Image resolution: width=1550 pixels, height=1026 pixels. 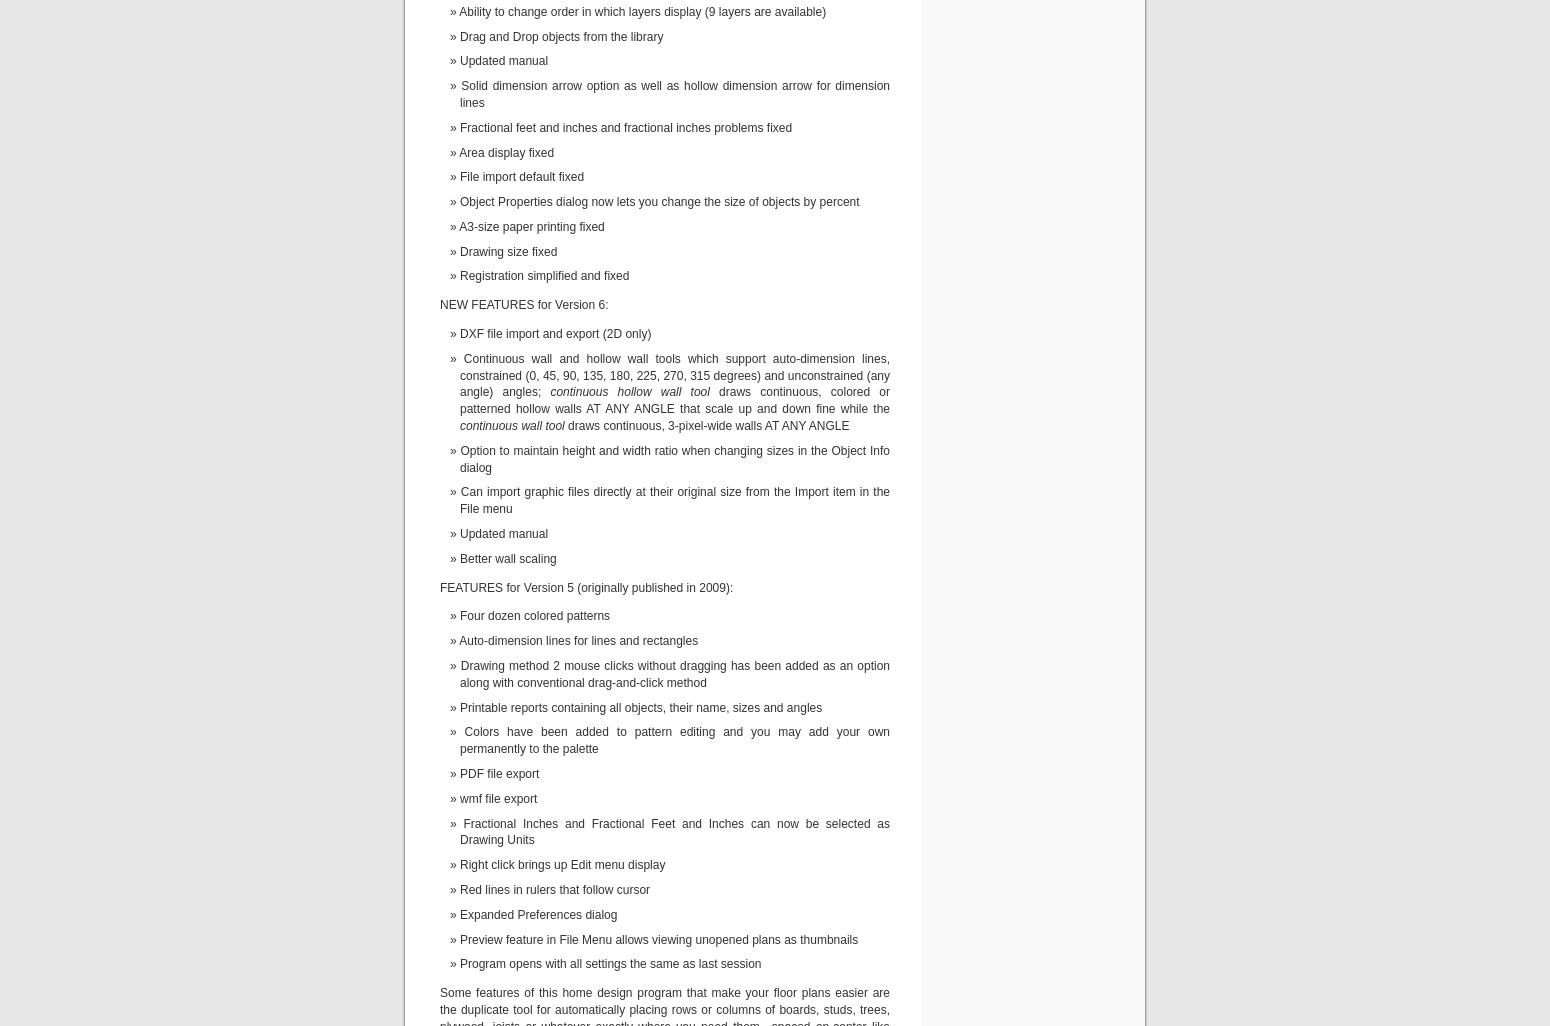 I want to click on 'Option to maintain height and width ratio when changing sizes in the Object Info dialog', so click(x=674, y=458).